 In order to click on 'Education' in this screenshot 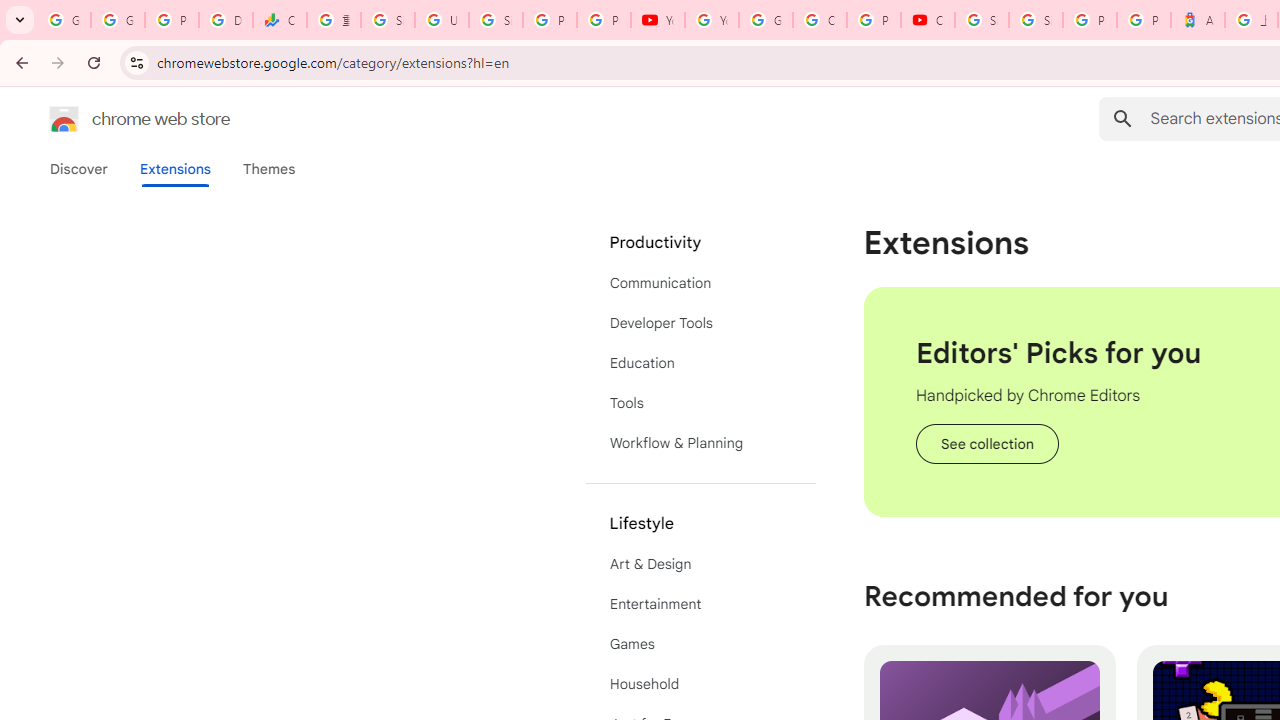, I will do `click(700, 362)`.